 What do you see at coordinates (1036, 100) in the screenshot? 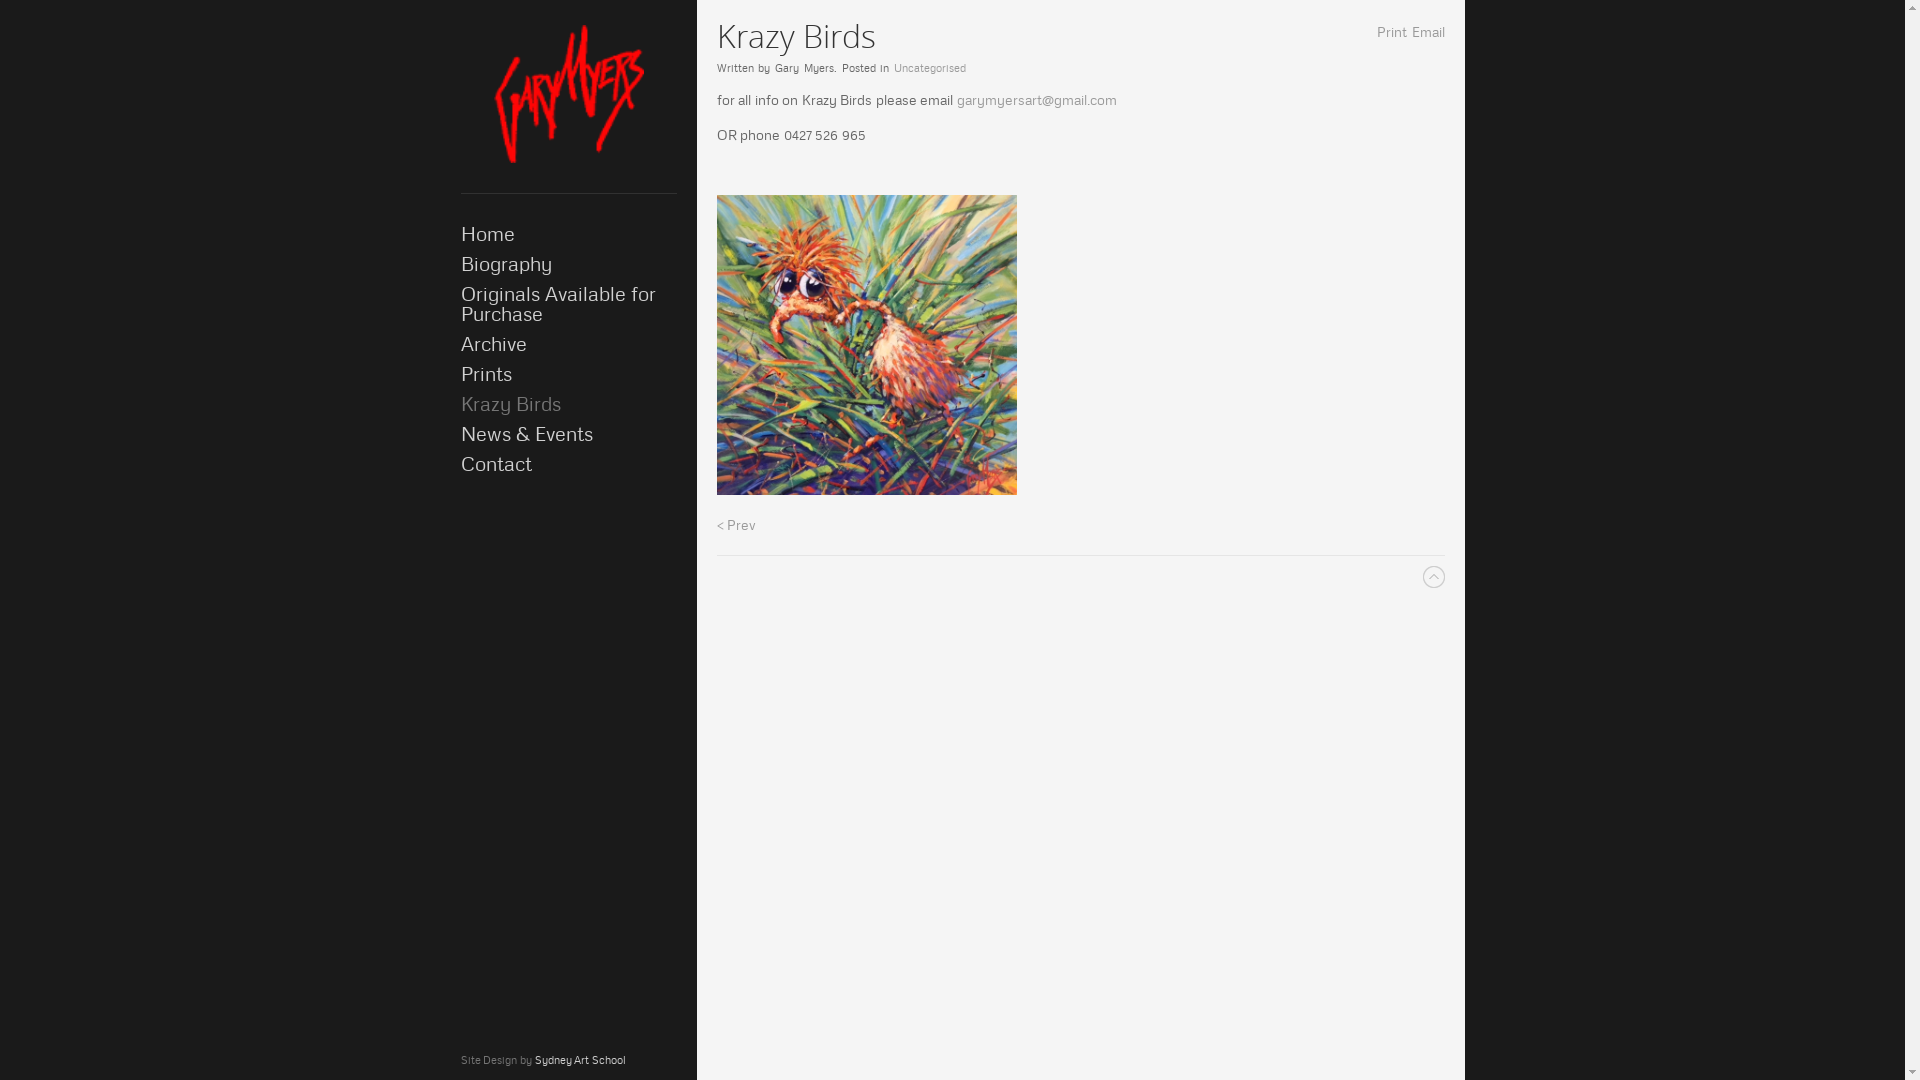
I see `'garymyersart@gmail.com'` at bounding box center [1036, 100].